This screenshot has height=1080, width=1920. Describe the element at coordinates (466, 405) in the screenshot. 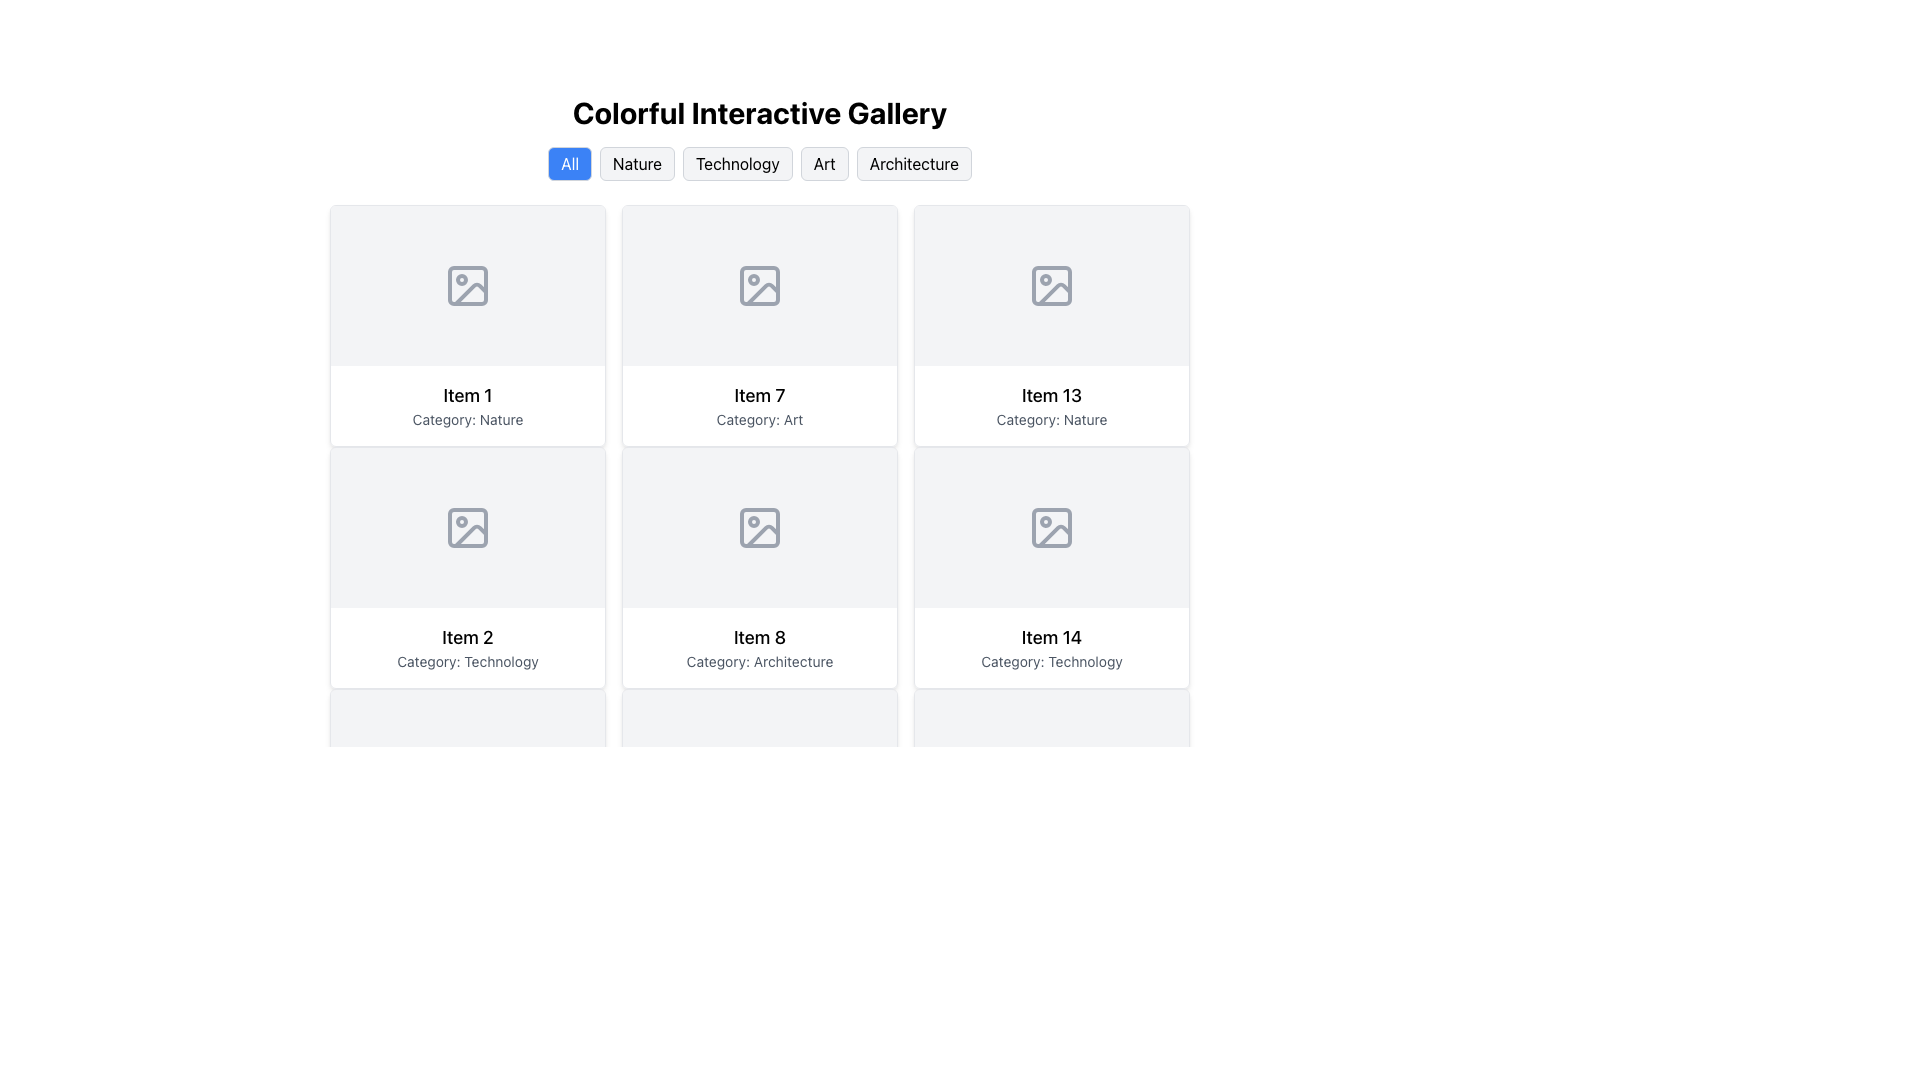

I see `the Grid Item Card containing 'Item 1' and subtext 'Category: Nature', which is located at the top-left of the grid layout` at that location.